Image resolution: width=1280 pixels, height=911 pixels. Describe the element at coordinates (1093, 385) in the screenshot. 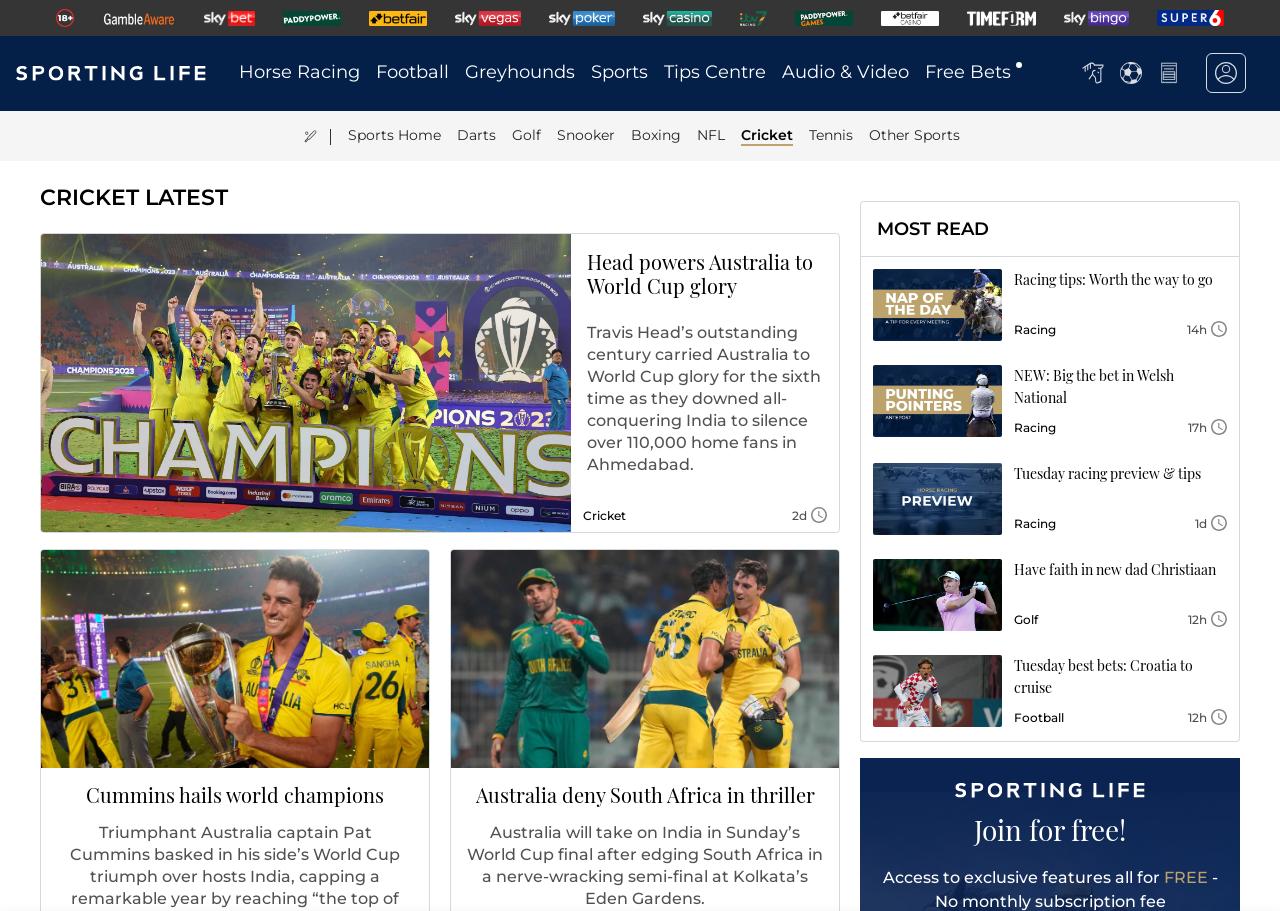

I see `'NEW: Big the bet in Welsh National'` at that location.